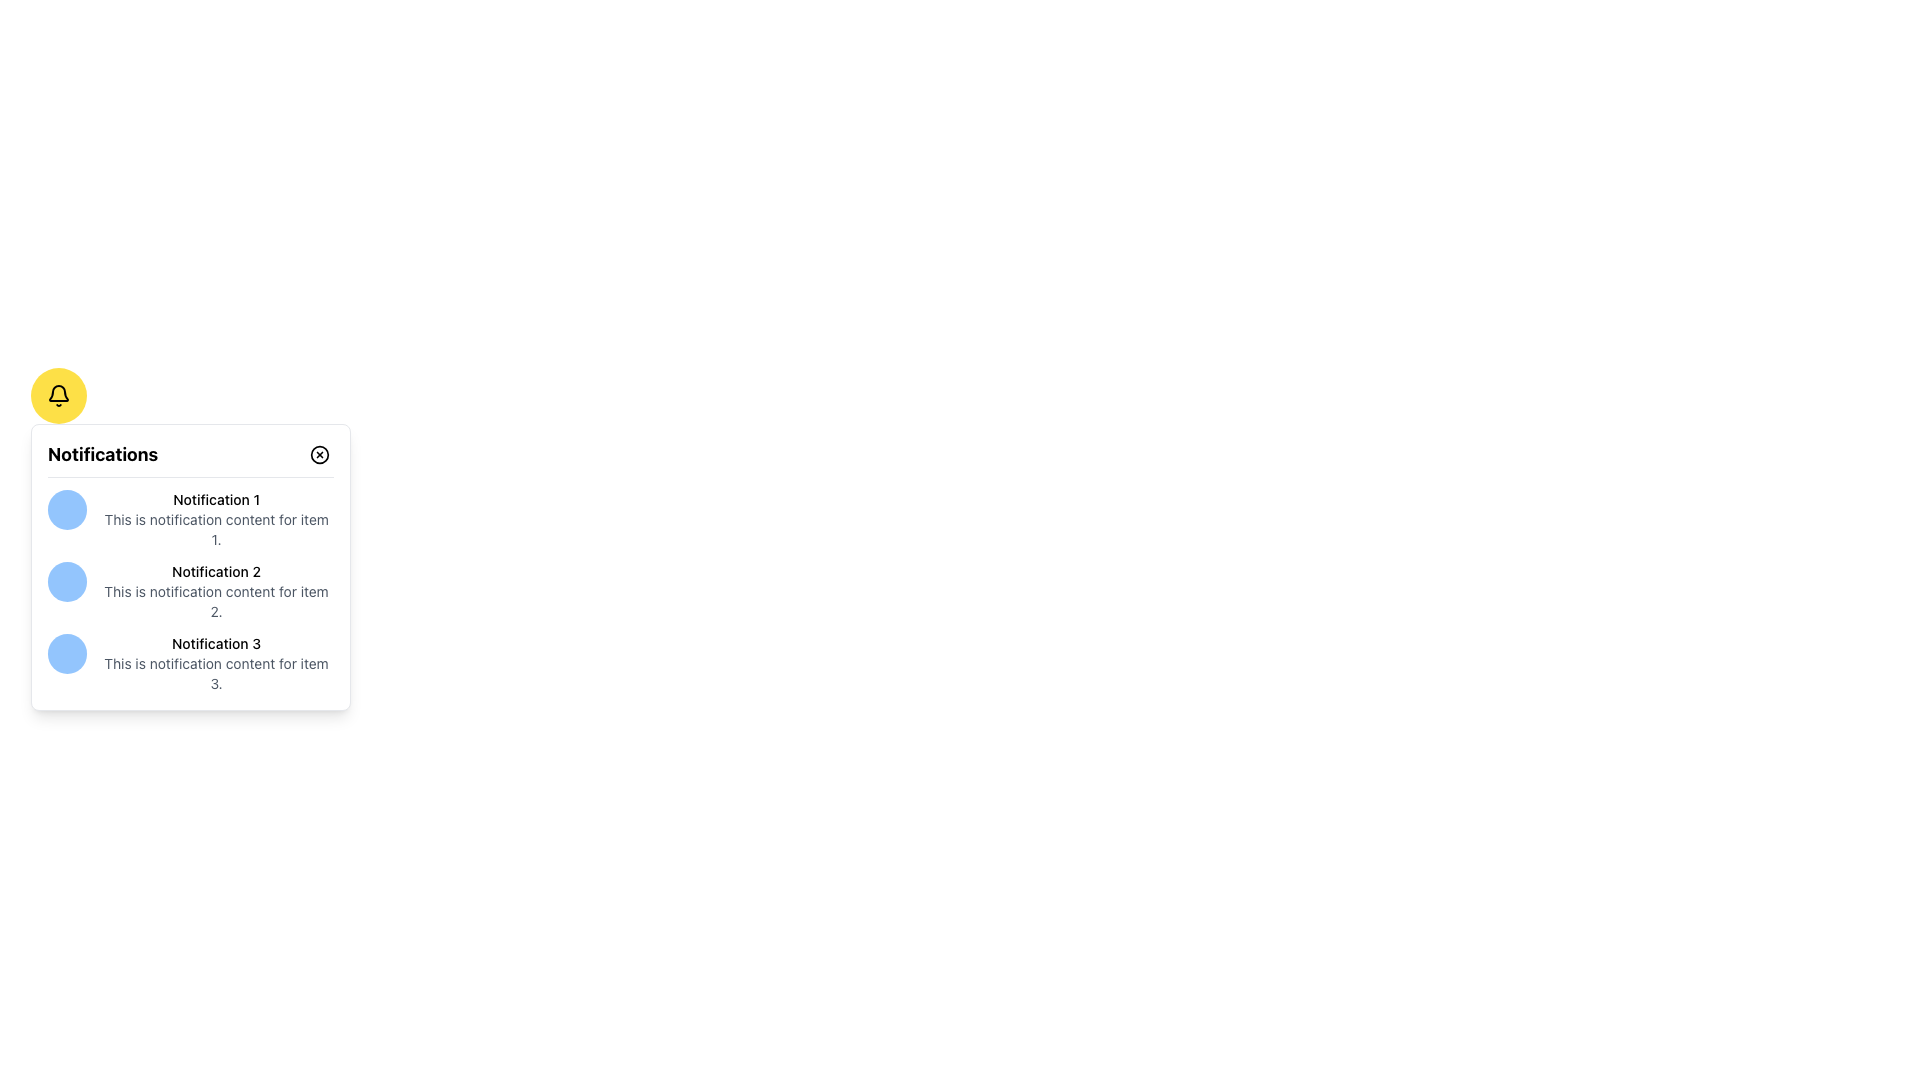  Describe the element at coordinates (67, 508) in the screenshot. I see `the light blue circular Decorative Indicator located to the left of 'Notification 1' in the notification dropdown` at that location.